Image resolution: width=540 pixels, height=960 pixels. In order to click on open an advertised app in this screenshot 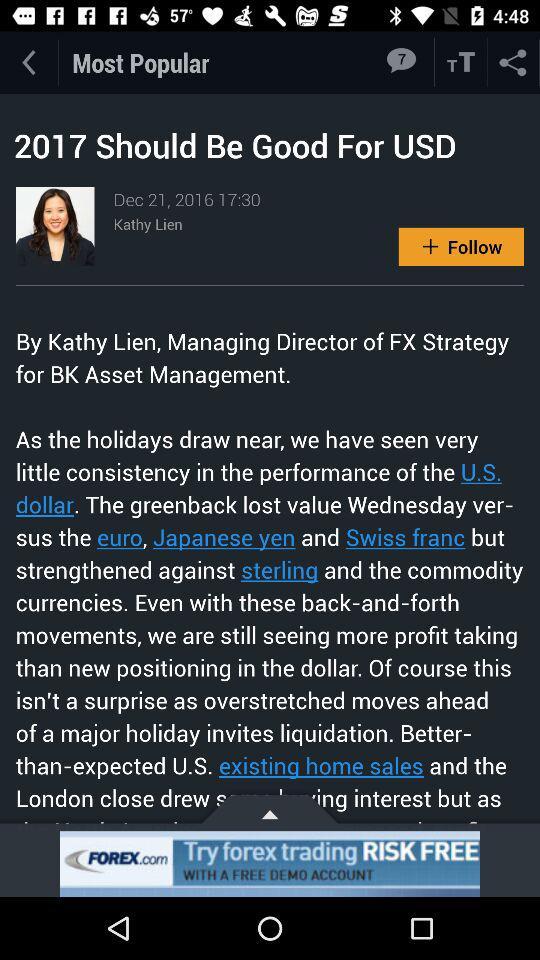, I will do `click(270, 863)`.